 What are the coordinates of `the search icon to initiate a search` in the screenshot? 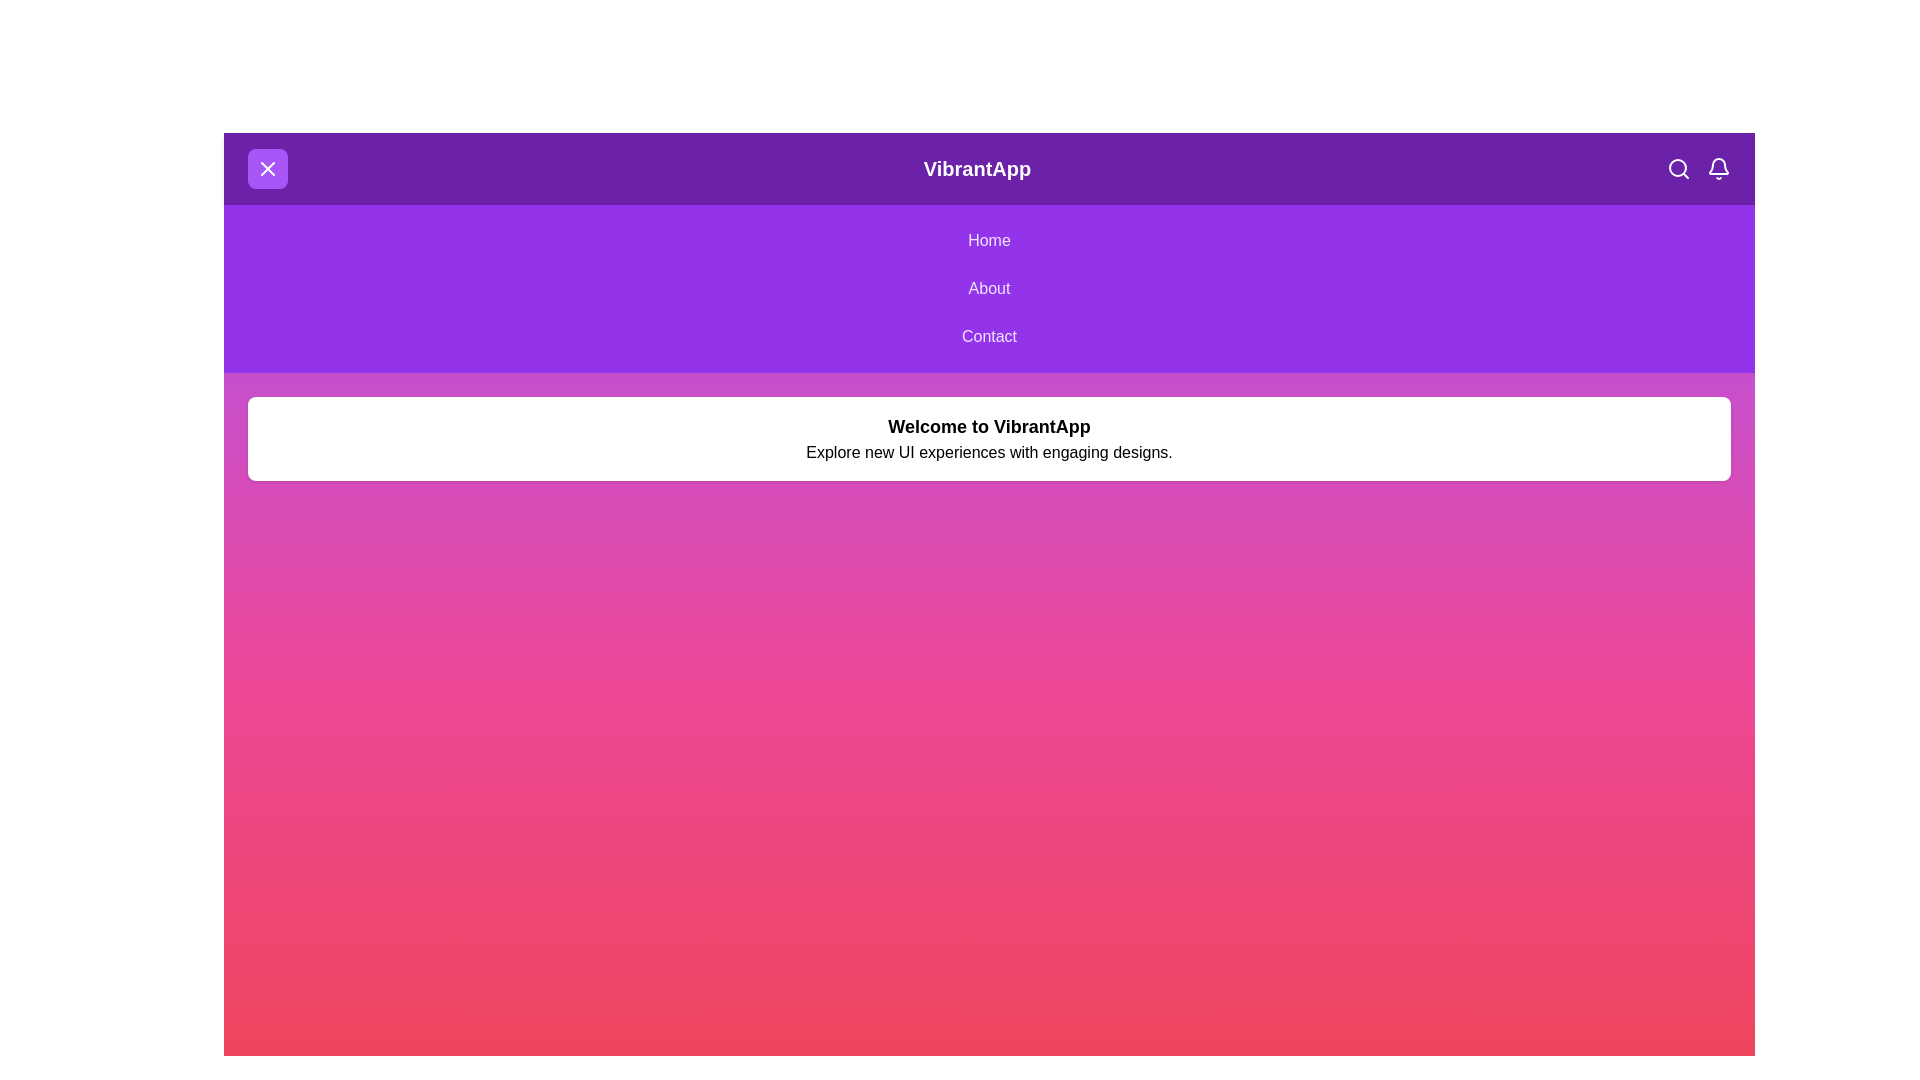 It's located at (1679, 168).